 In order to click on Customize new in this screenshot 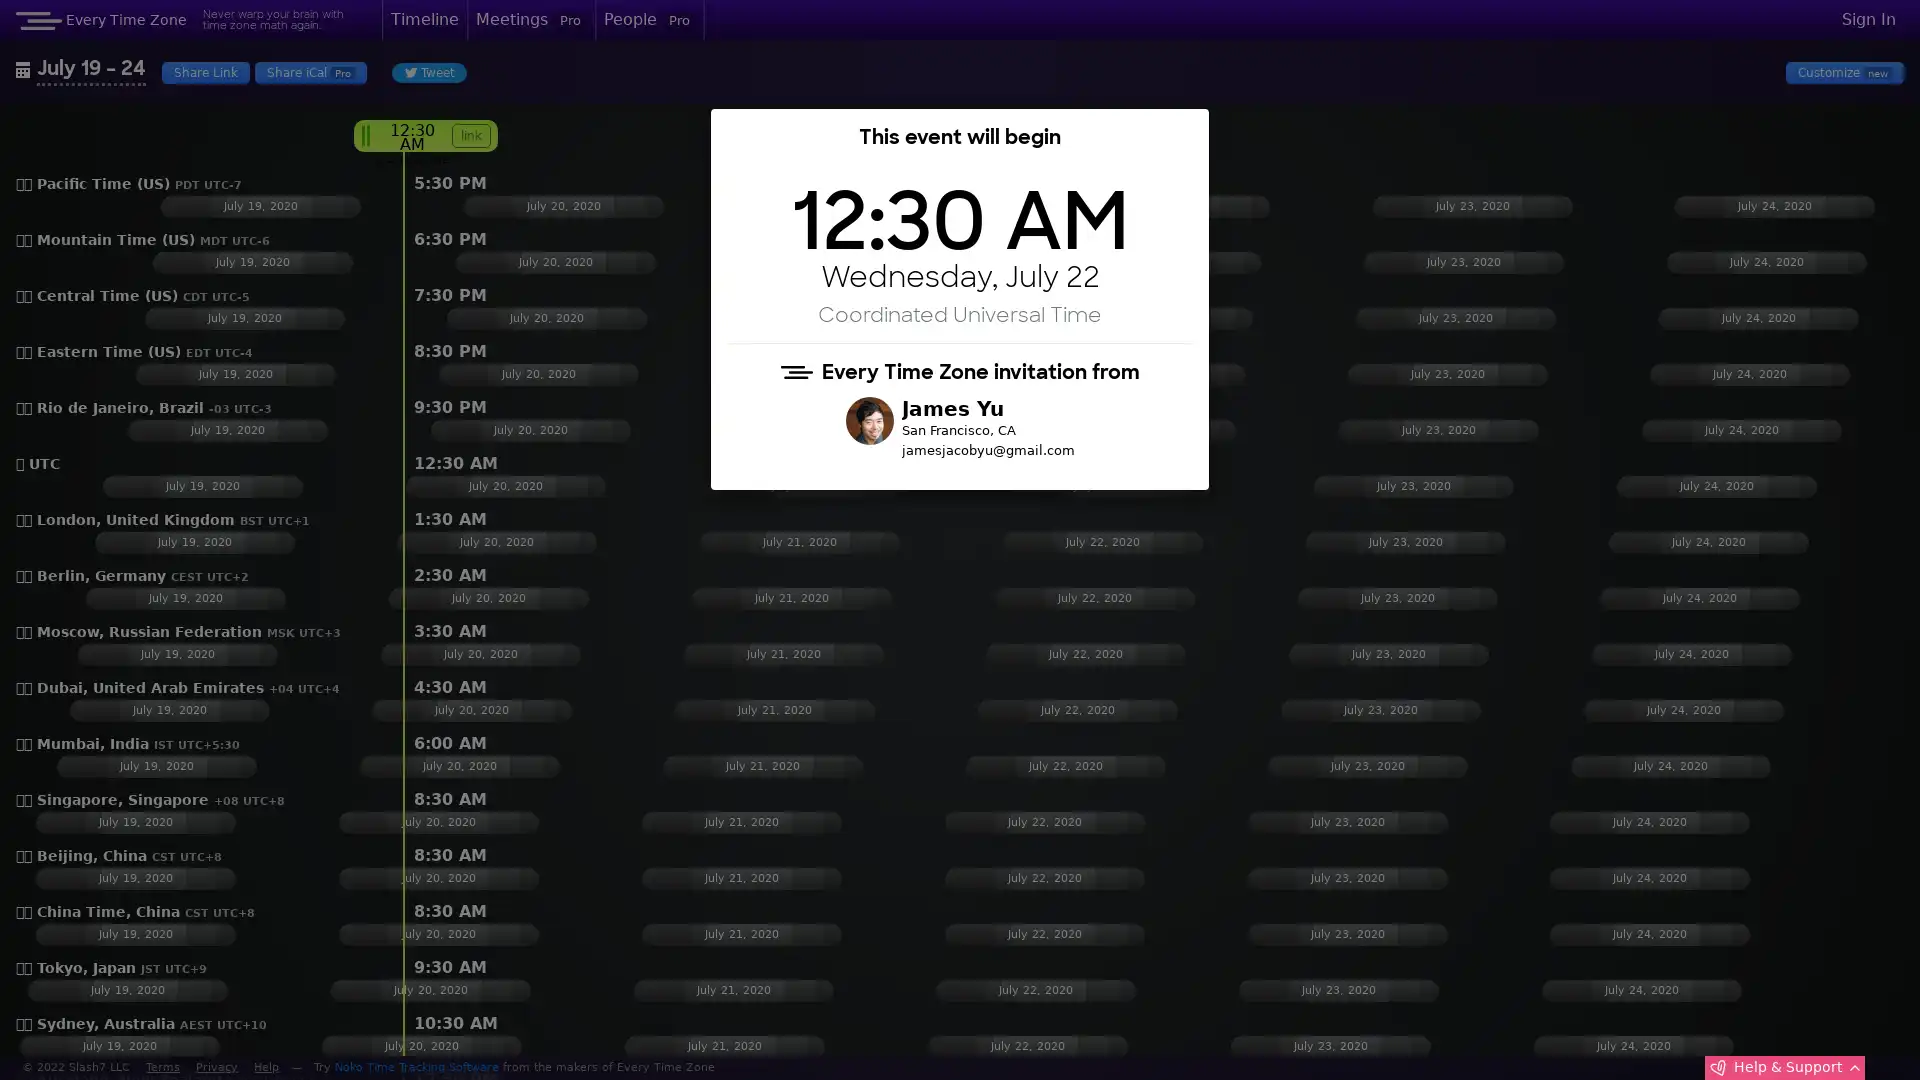, I will do `click(1843, 71)`.